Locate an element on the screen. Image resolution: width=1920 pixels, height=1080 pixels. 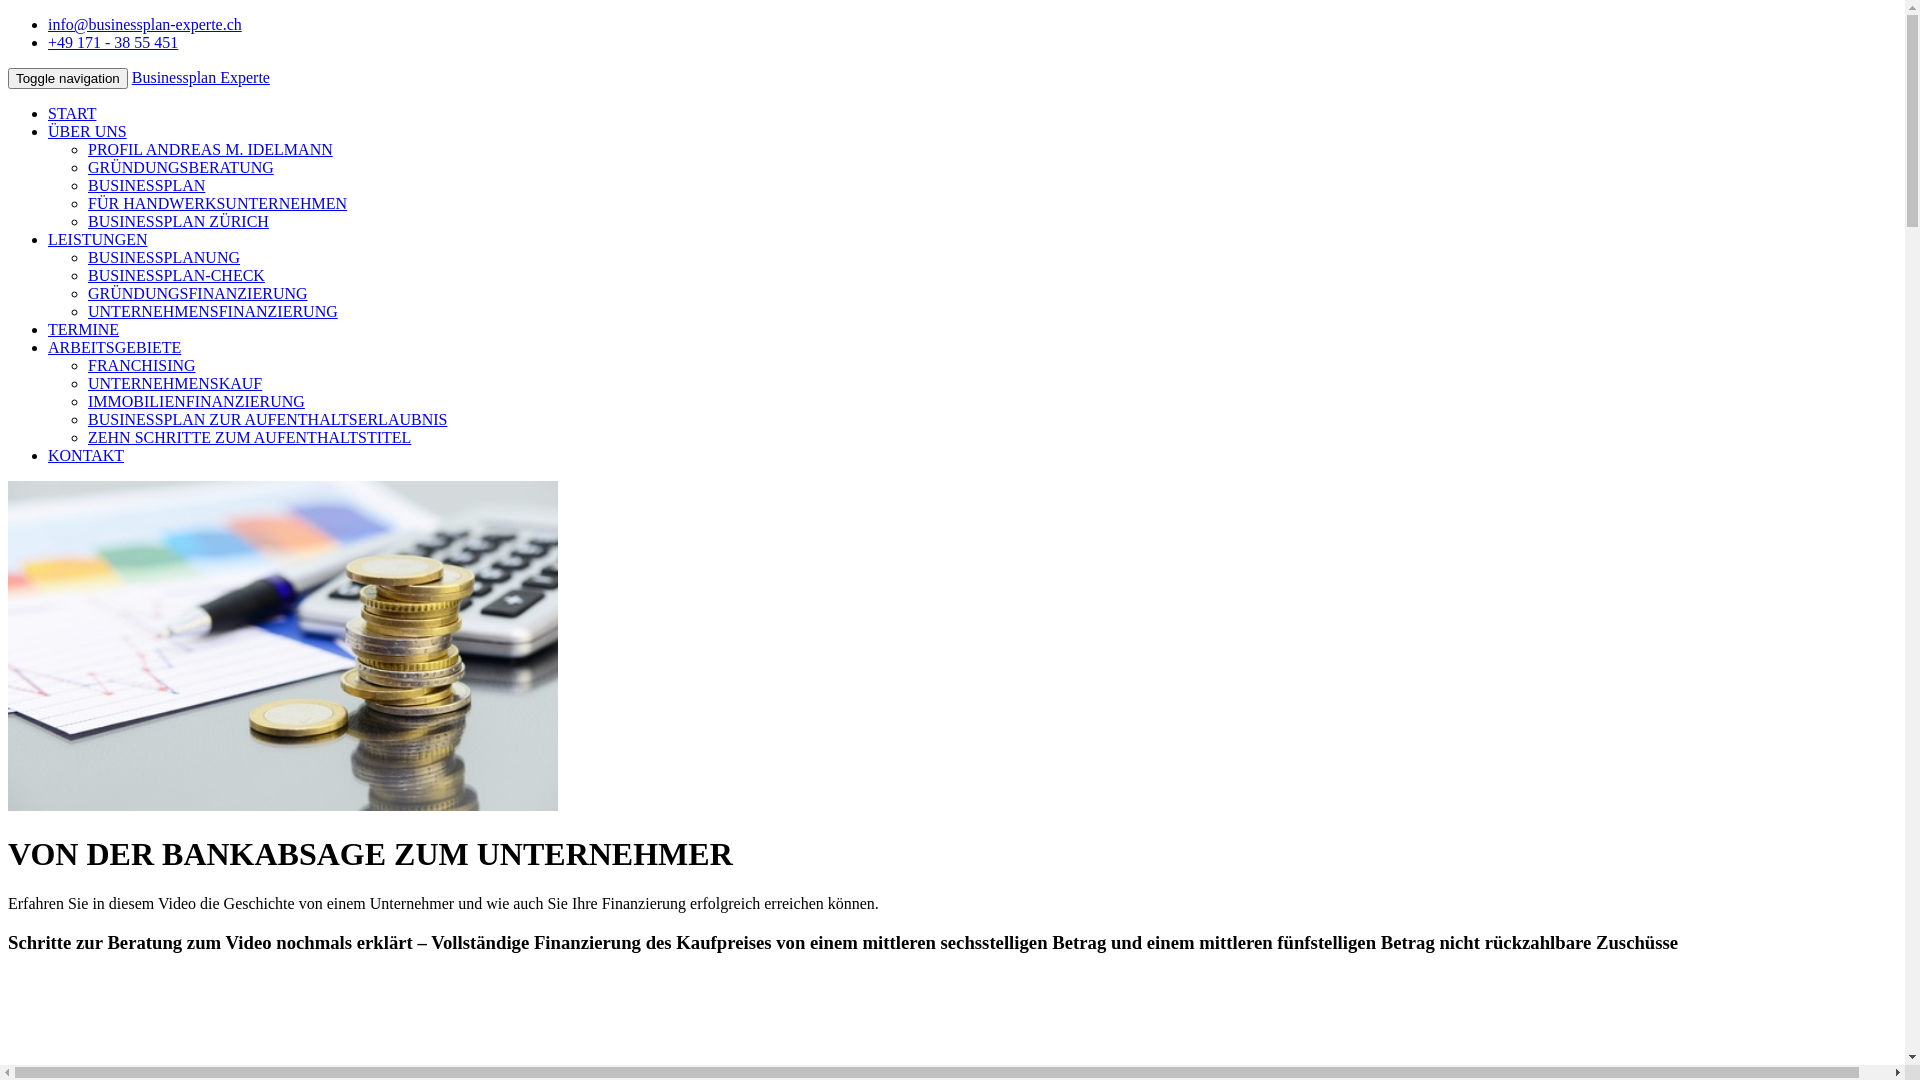
'Businessplan Experte' is located at coordinates (131, 76).